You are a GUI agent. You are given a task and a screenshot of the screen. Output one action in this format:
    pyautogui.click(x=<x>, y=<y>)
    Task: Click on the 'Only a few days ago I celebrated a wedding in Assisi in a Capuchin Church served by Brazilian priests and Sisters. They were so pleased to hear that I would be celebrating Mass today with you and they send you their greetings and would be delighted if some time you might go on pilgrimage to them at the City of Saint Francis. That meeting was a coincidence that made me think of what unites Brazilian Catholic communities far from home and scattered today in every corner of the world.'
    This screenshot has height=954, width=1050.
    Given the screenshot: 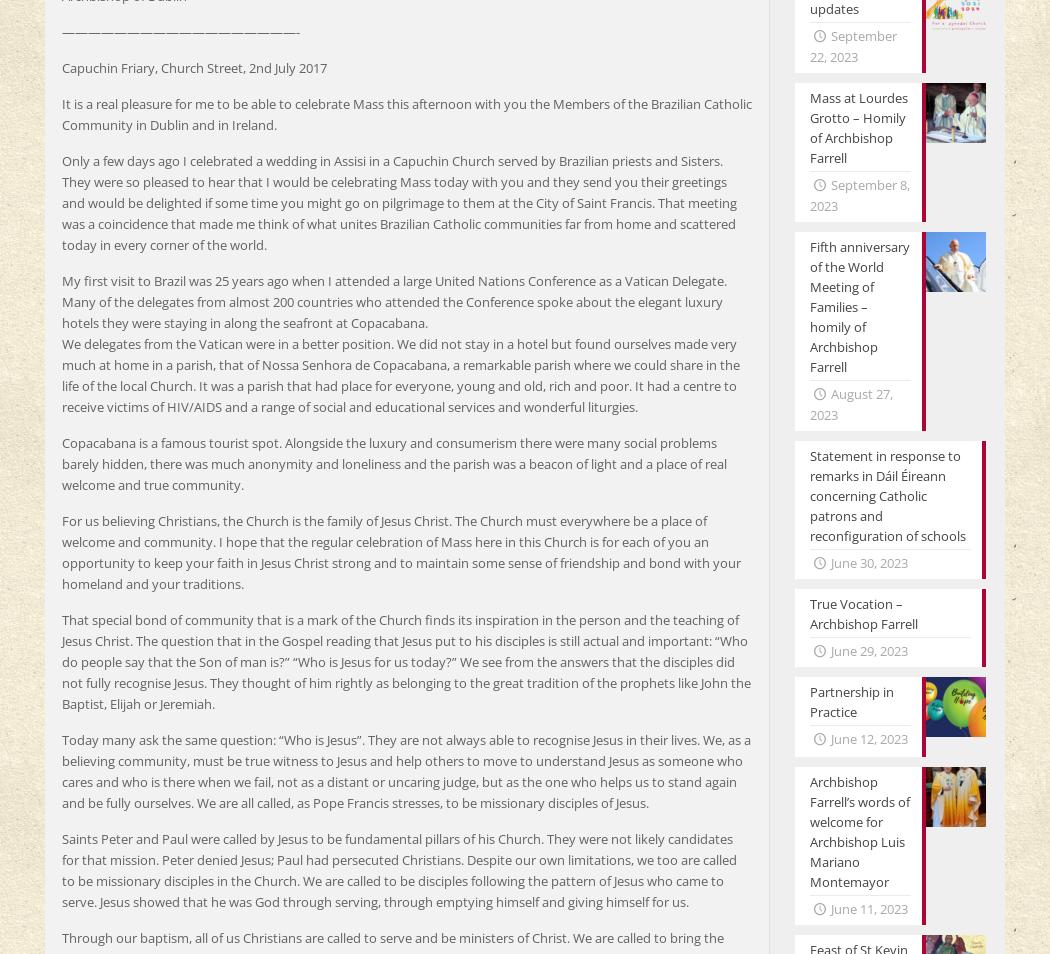 What is the action you would take?
    pyautogui.click(x=399, y=202)
    